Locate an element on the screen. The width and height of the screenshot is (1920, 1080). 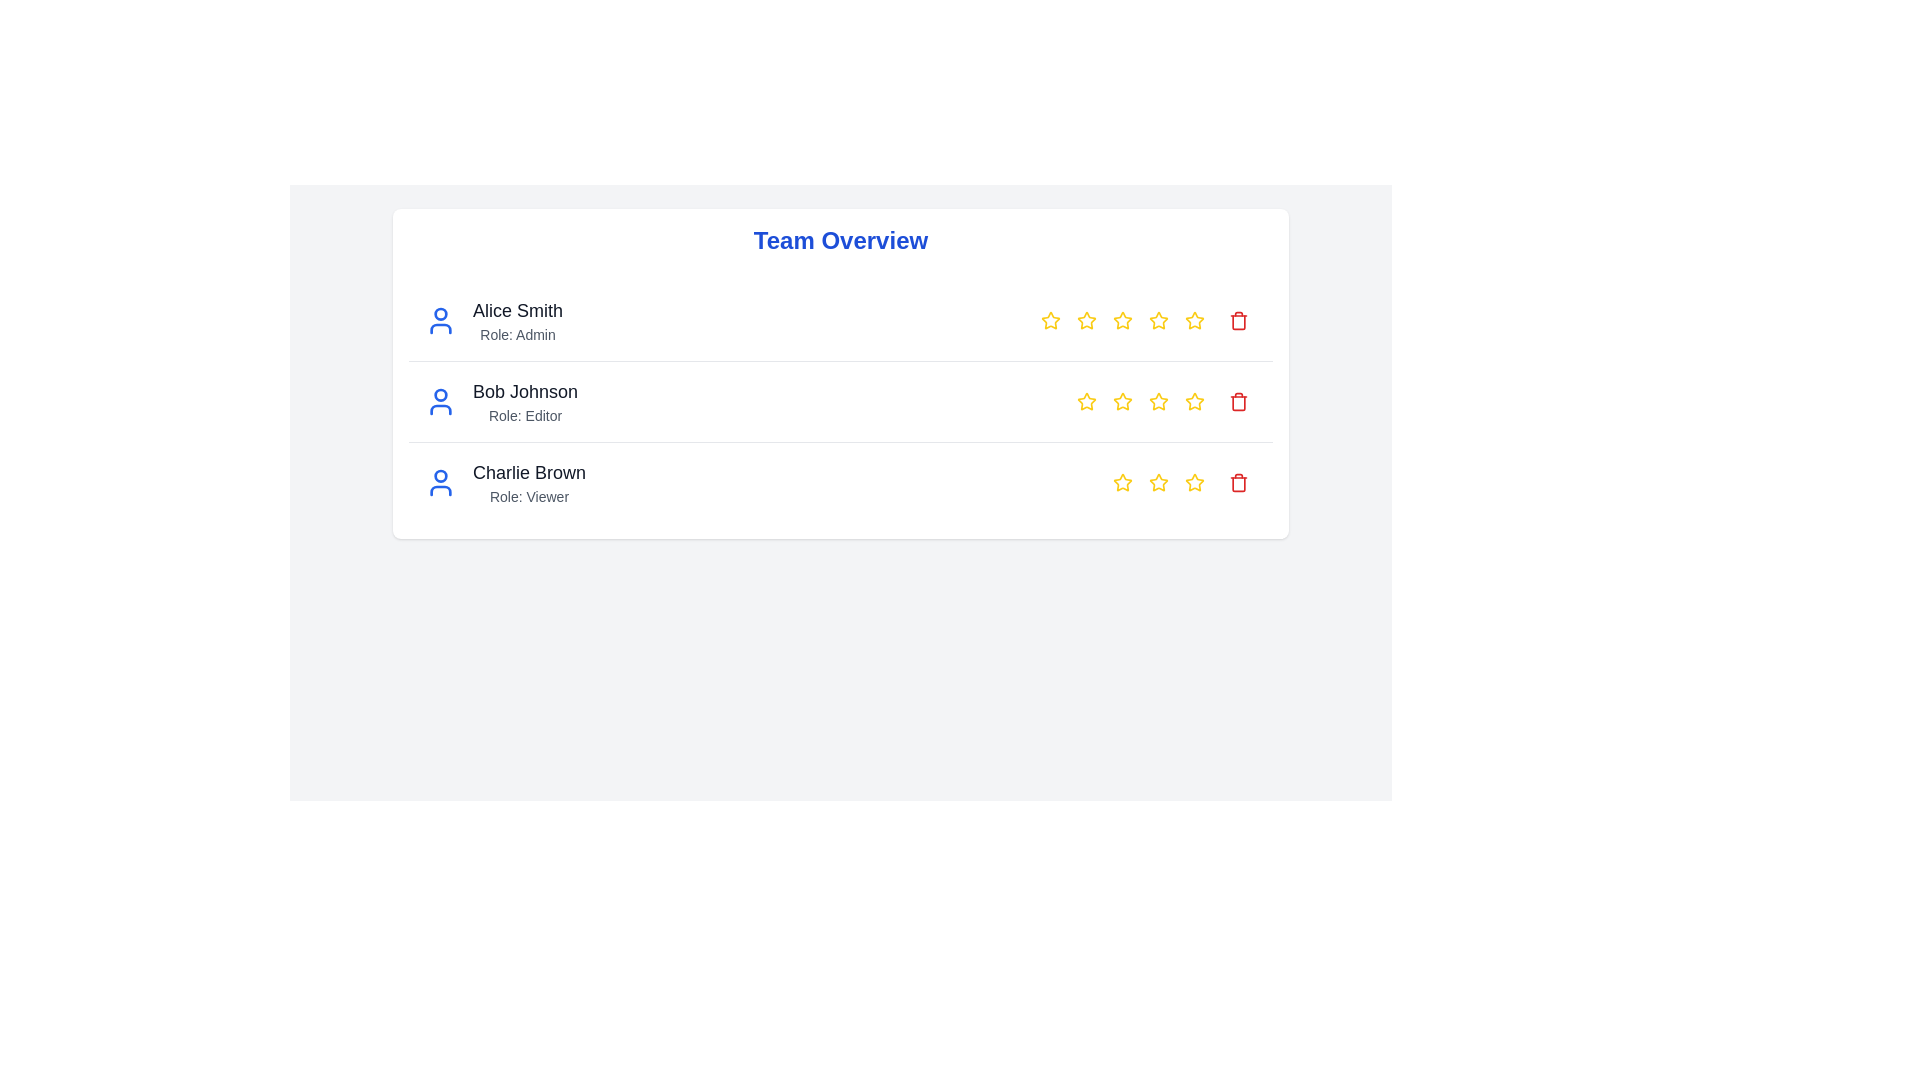
the first yellow star icon in the rating system is located at coordinates (1050, 319).